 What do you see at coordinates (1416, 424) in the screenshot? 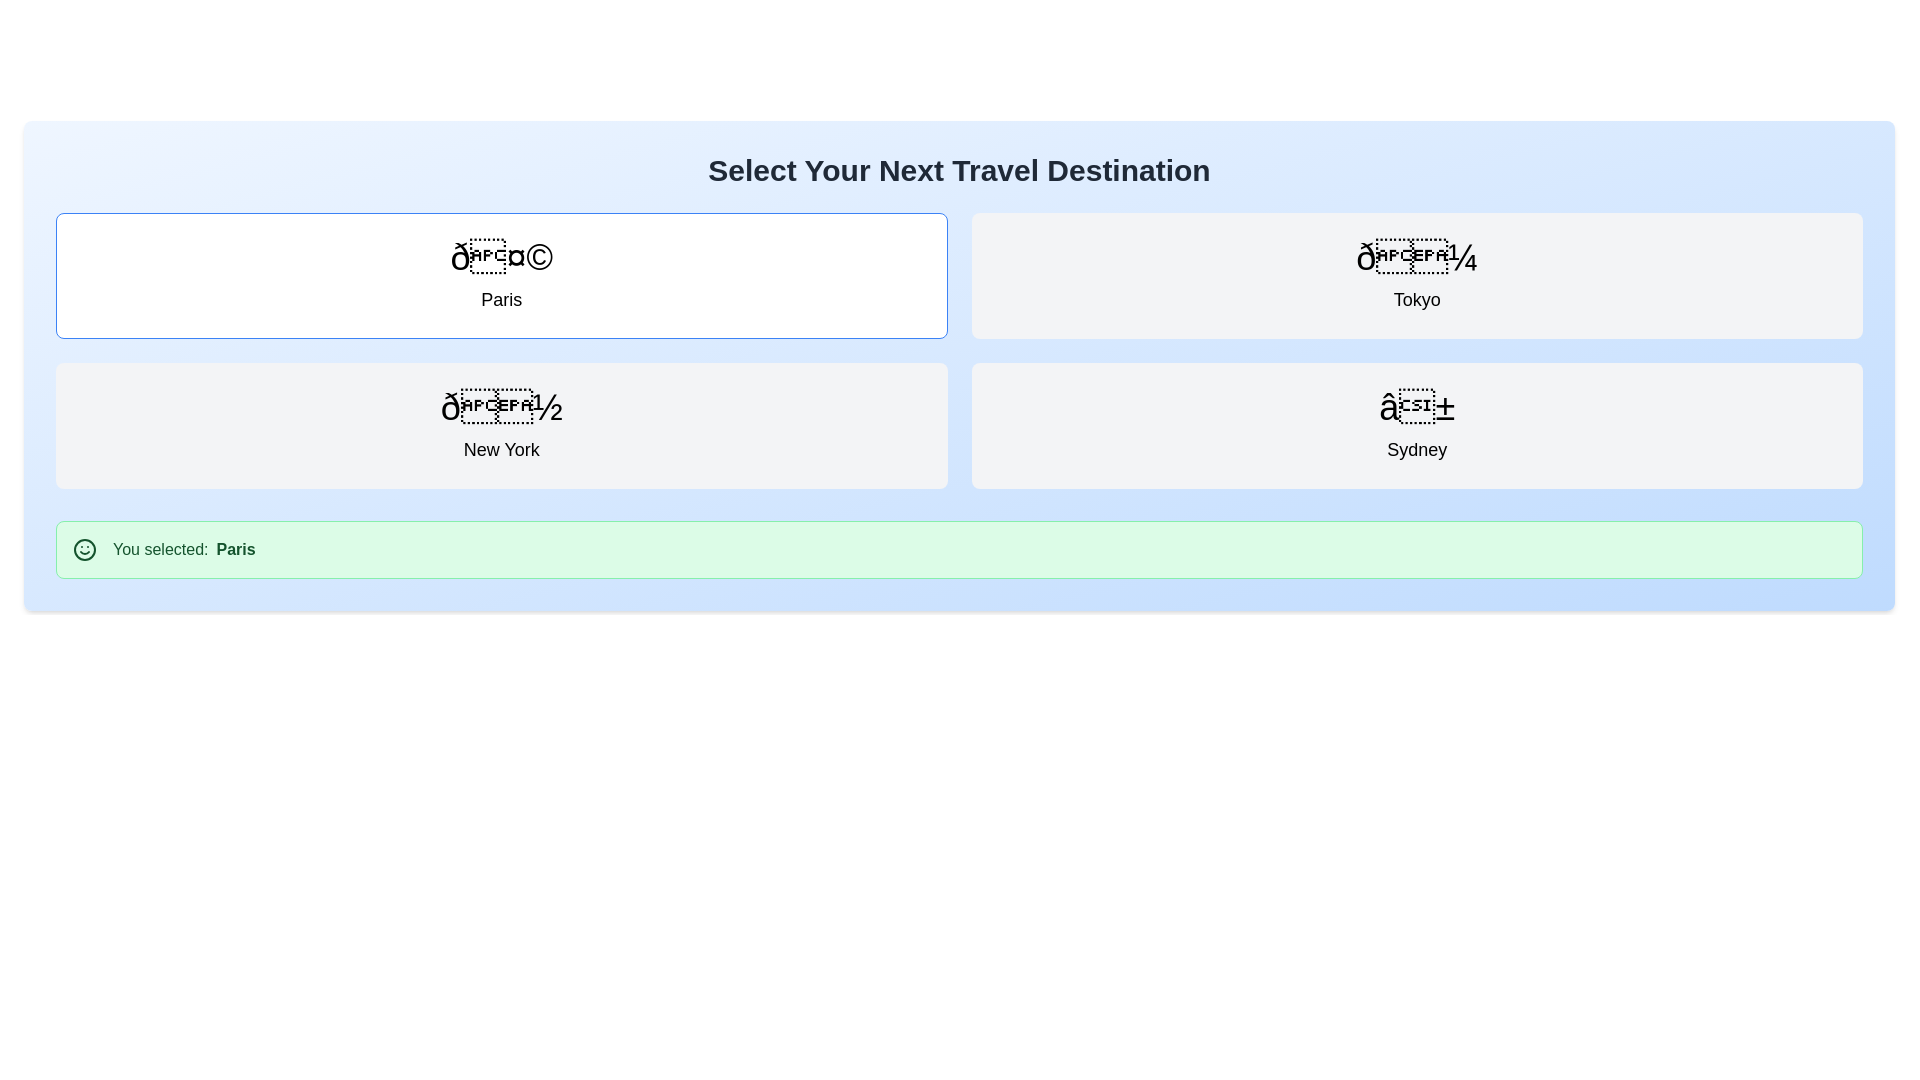
I see `the selectable button for choosing Sydney as a travel destination` at bounding box center [1416, 424].